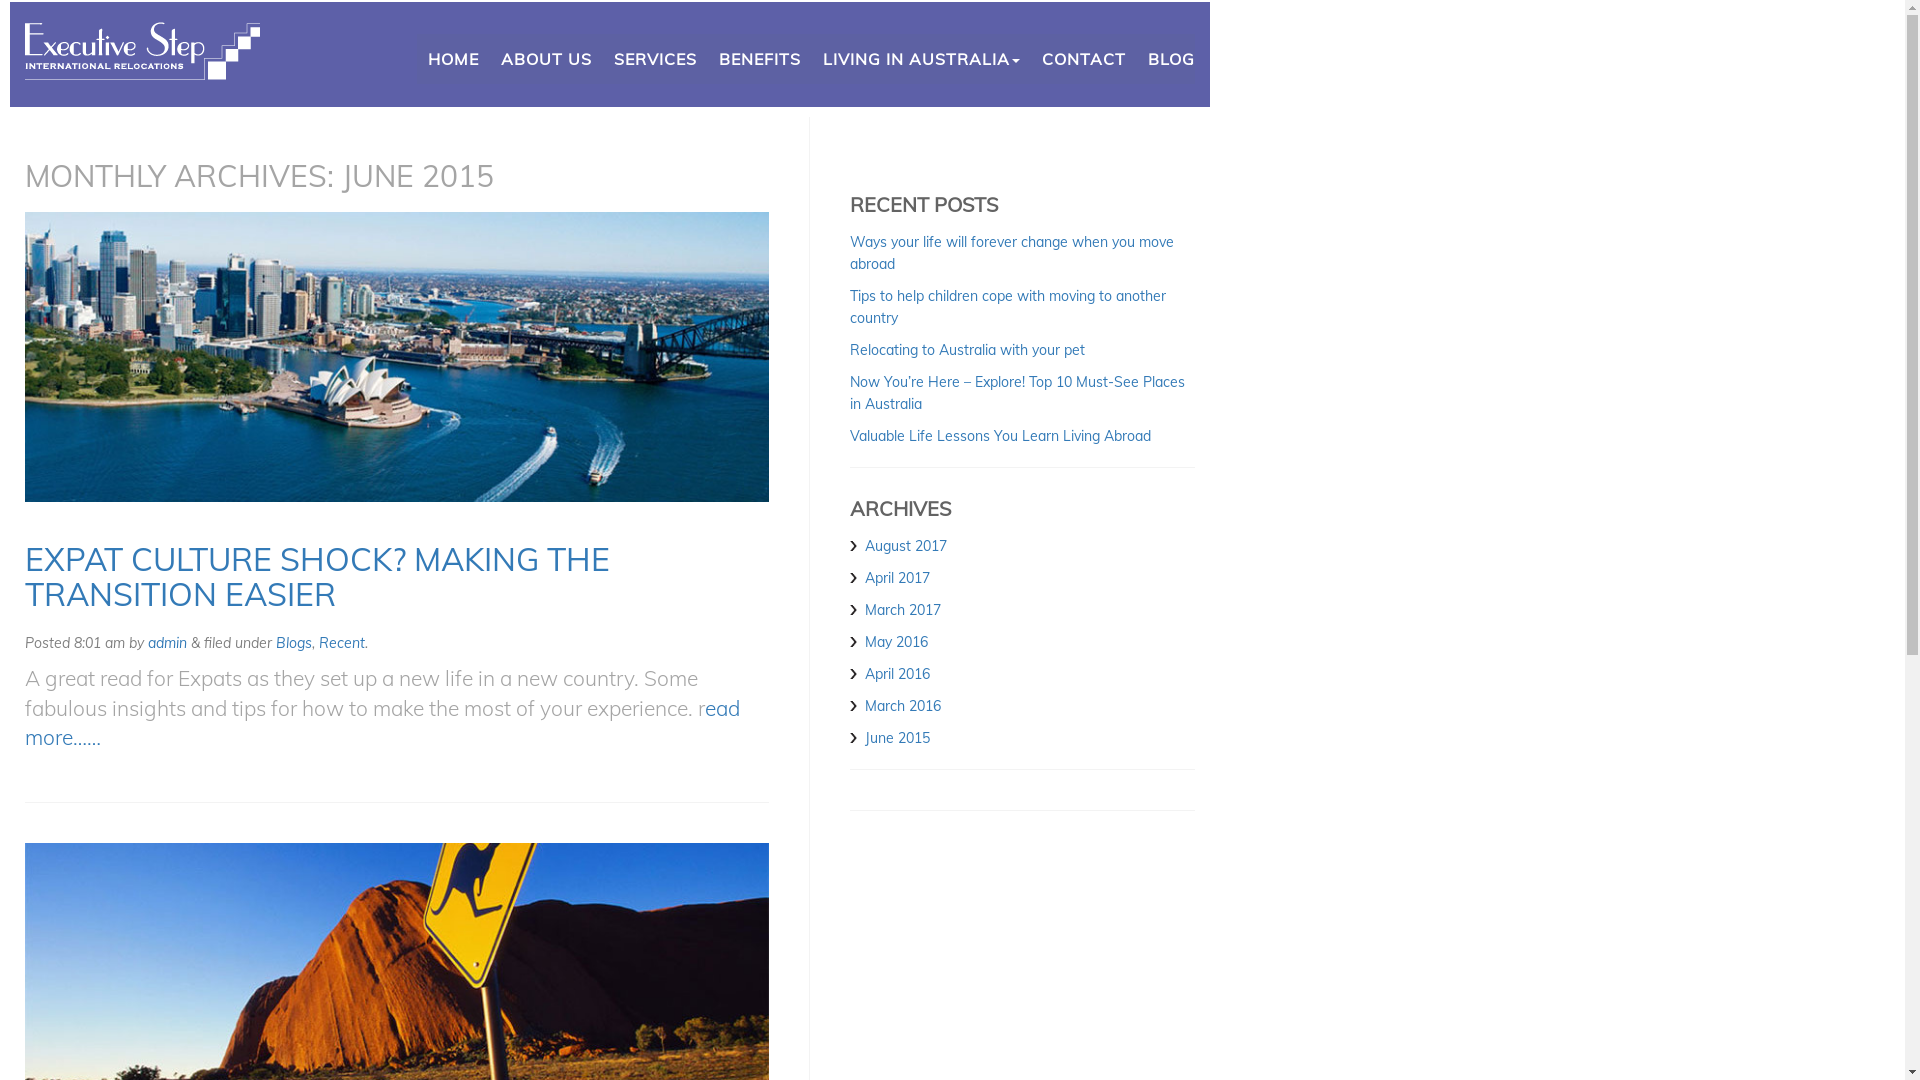  Describe the element at coordinates (1012, 252) in the screenshot. I see `'Ways your life will forever change when you move abroad'` at that location.